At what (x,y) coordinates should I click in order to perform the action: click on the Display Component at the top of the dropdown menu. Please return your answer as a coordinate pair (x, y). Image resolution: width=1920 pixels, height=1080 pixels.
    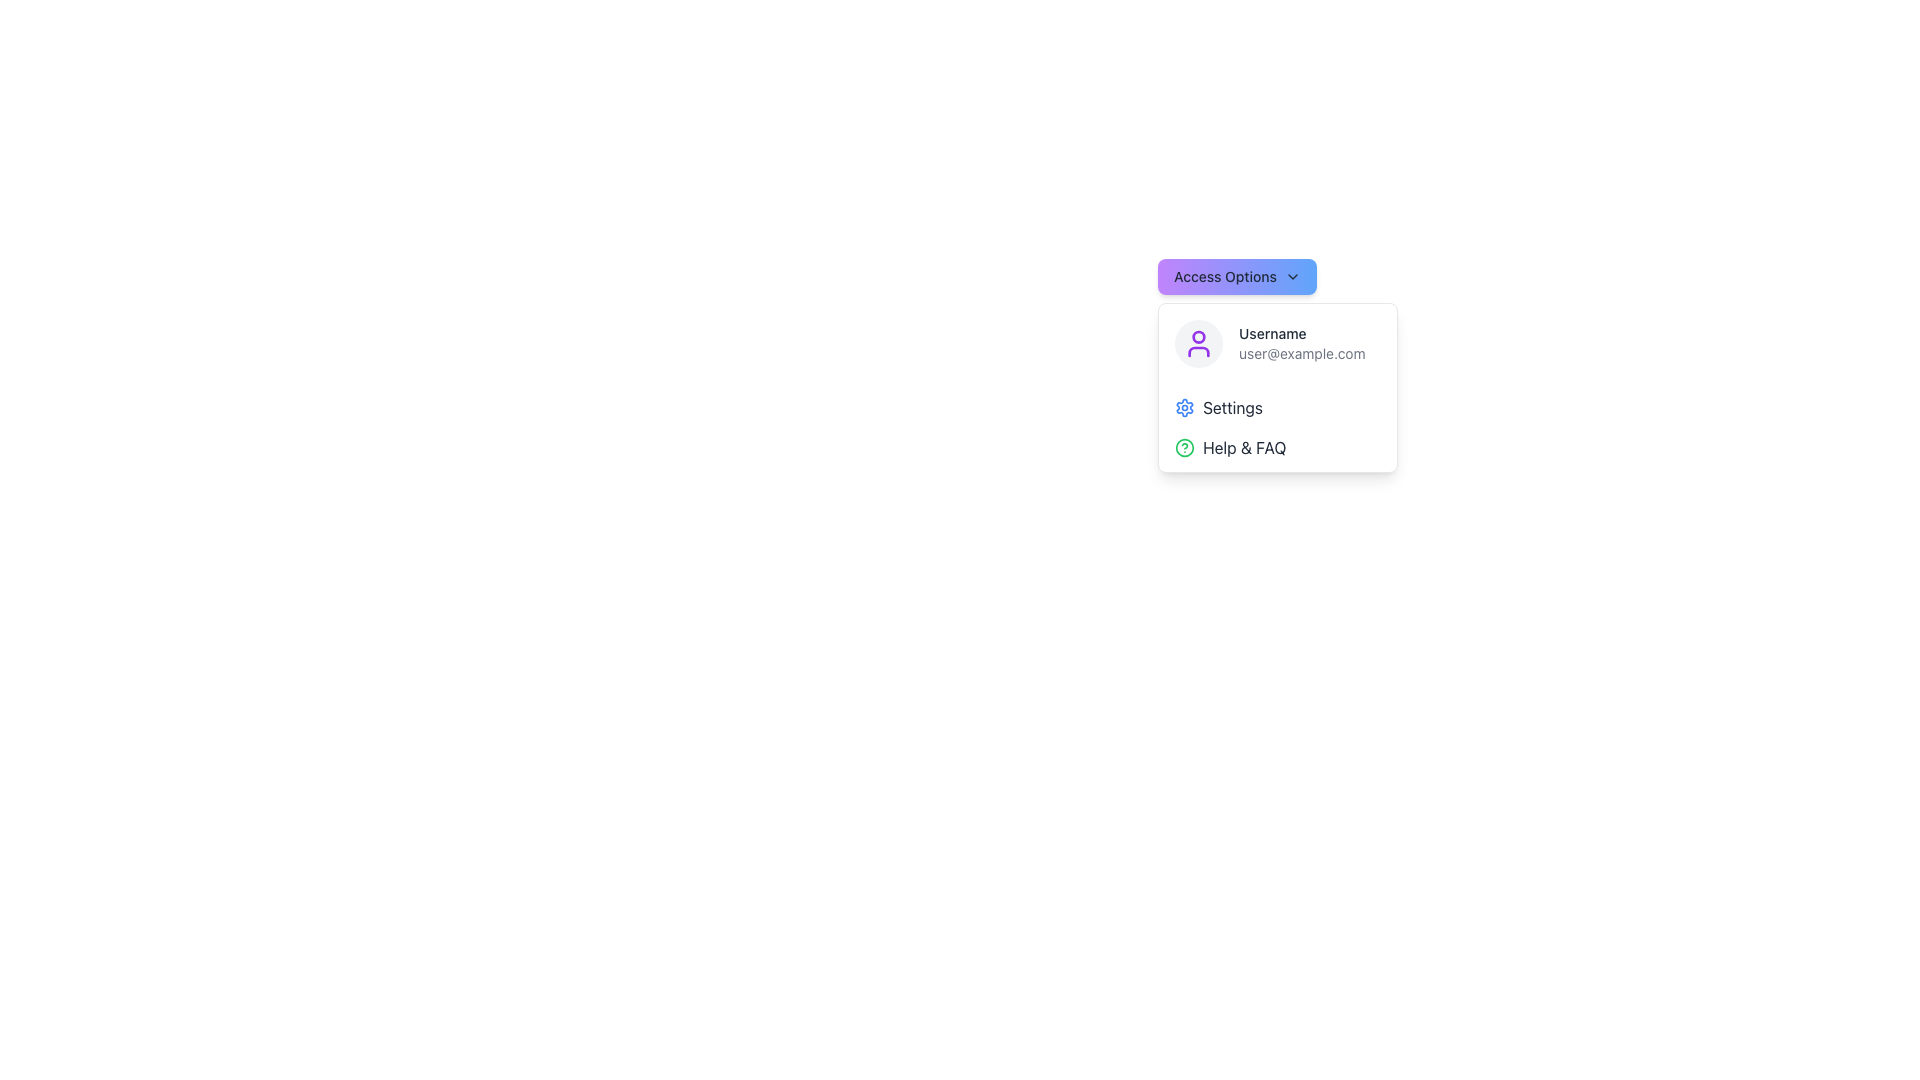
    Looking at the image, I should click on (1277, 342).